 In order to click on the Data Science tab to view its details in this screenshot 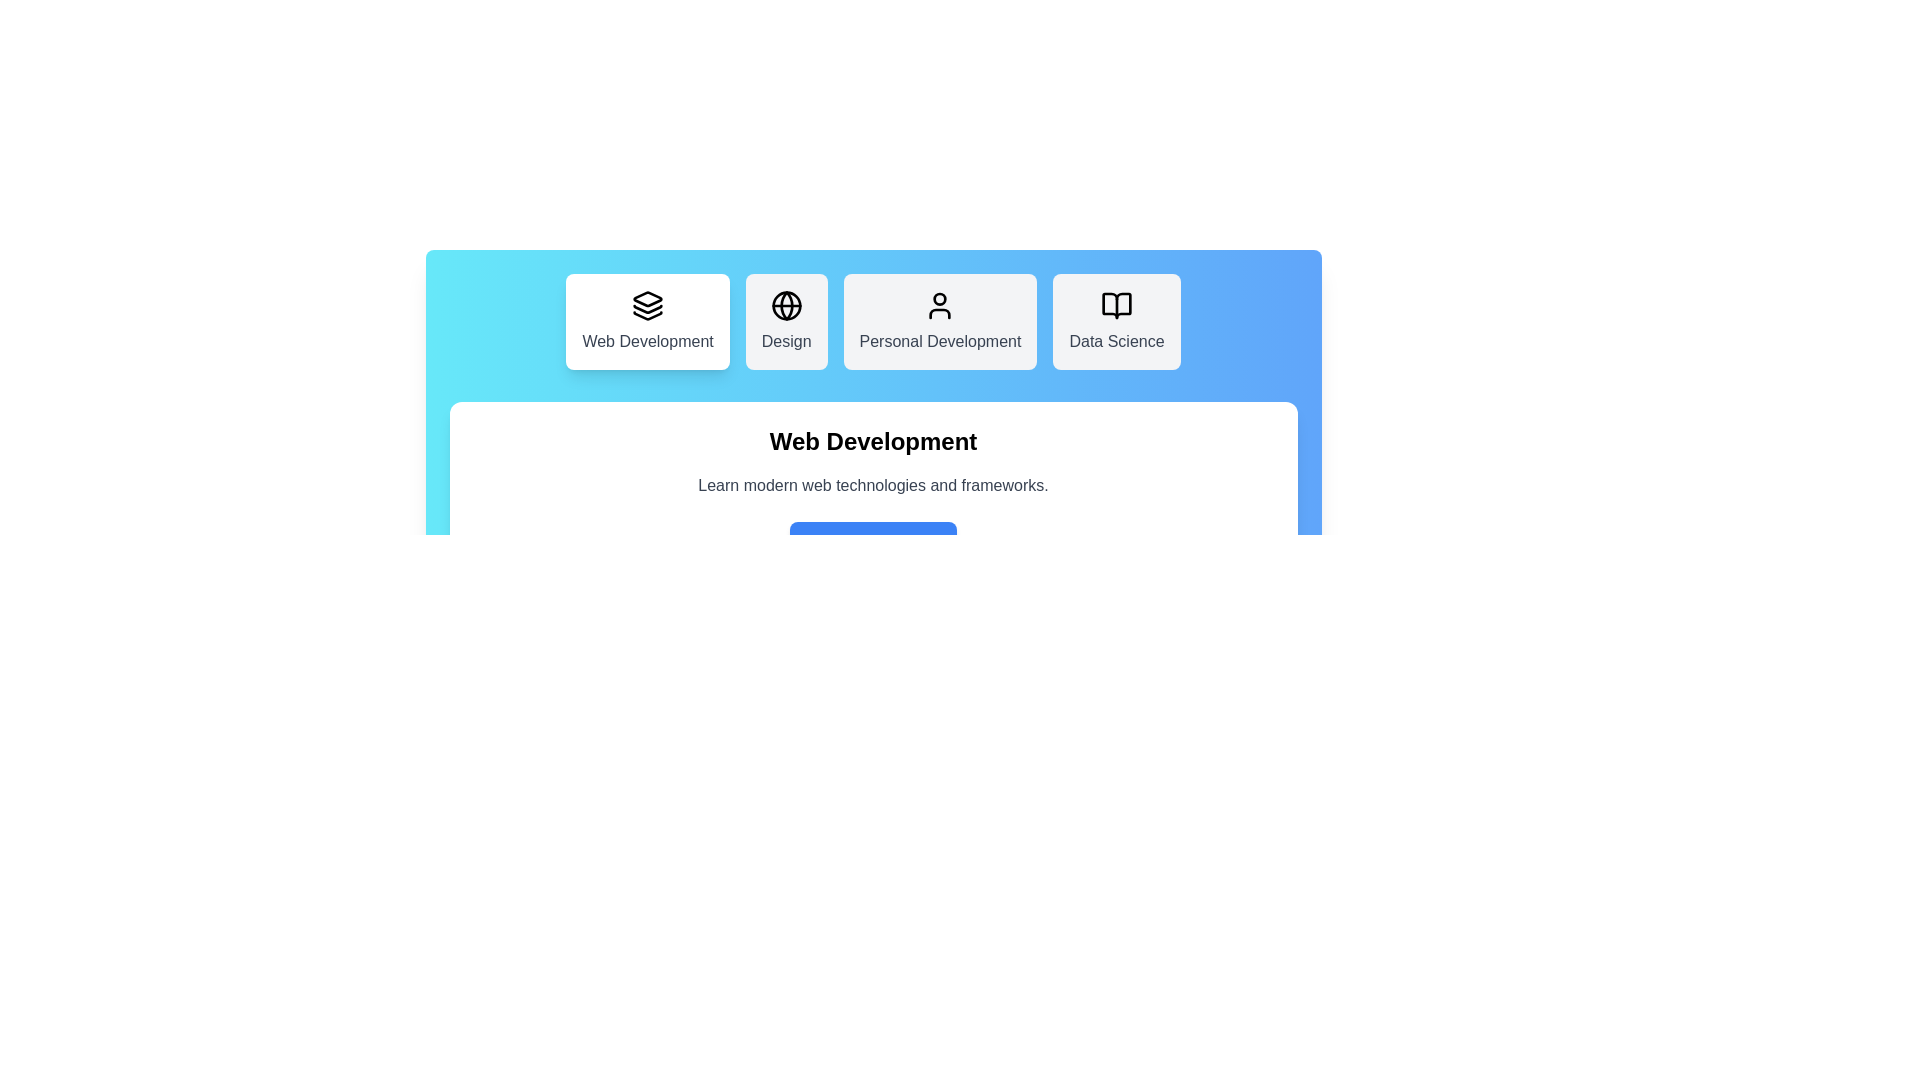, I will do `click(1116, 320)`.